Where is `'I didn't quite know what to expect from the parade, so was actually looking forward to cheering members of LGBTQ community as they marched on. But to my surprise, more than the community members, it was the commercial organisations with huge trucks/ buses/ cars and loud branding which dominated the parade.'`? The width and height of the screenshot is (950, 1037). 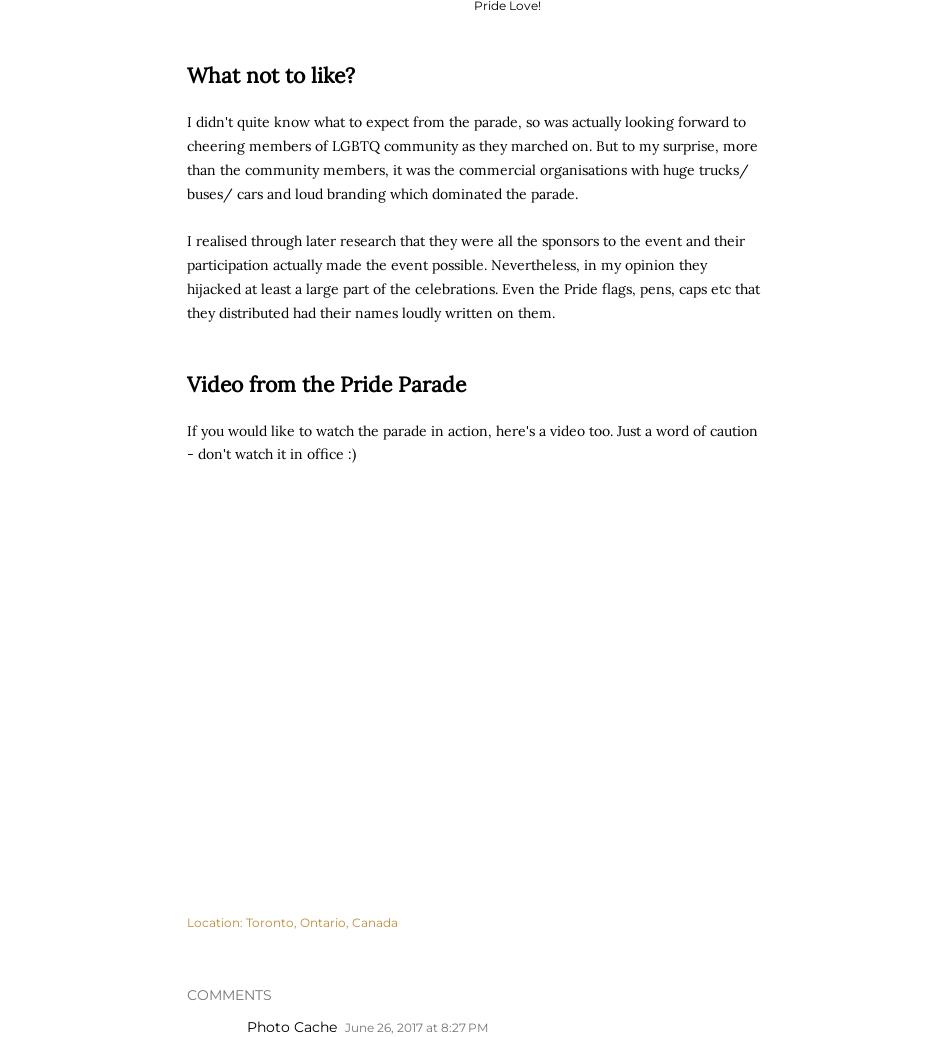 'I didn't quite know what to expect from the parade, so was actually looking forward to cheering members of LGBTQ community as they marched on. But to my surprise, more than the community members, it was the commercial organisations with huge trucks/ buses/ cars and loud branding which dominated the parade.' is located at coordinates (471, 156).